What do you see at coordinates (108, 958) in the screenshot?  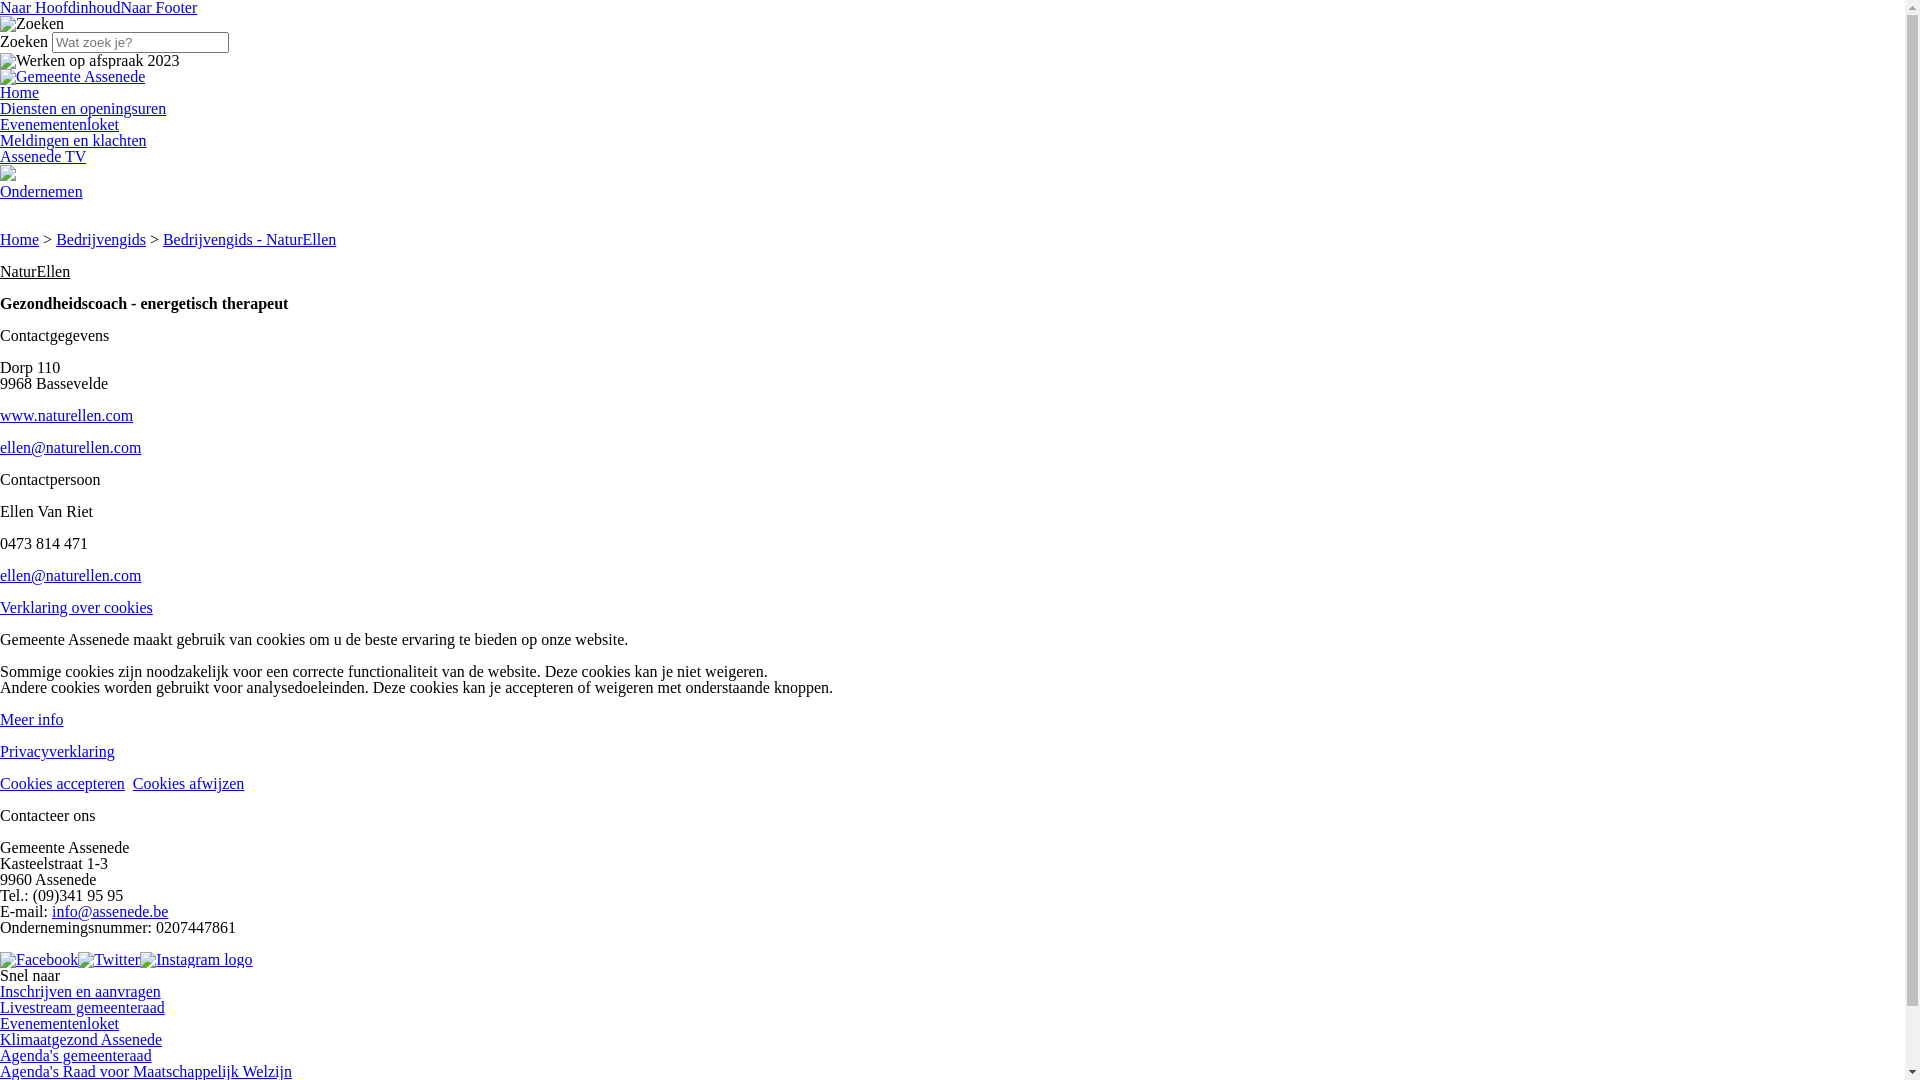 I see `'Twitter: @9960assenede'` at bounding box center [108, 958].